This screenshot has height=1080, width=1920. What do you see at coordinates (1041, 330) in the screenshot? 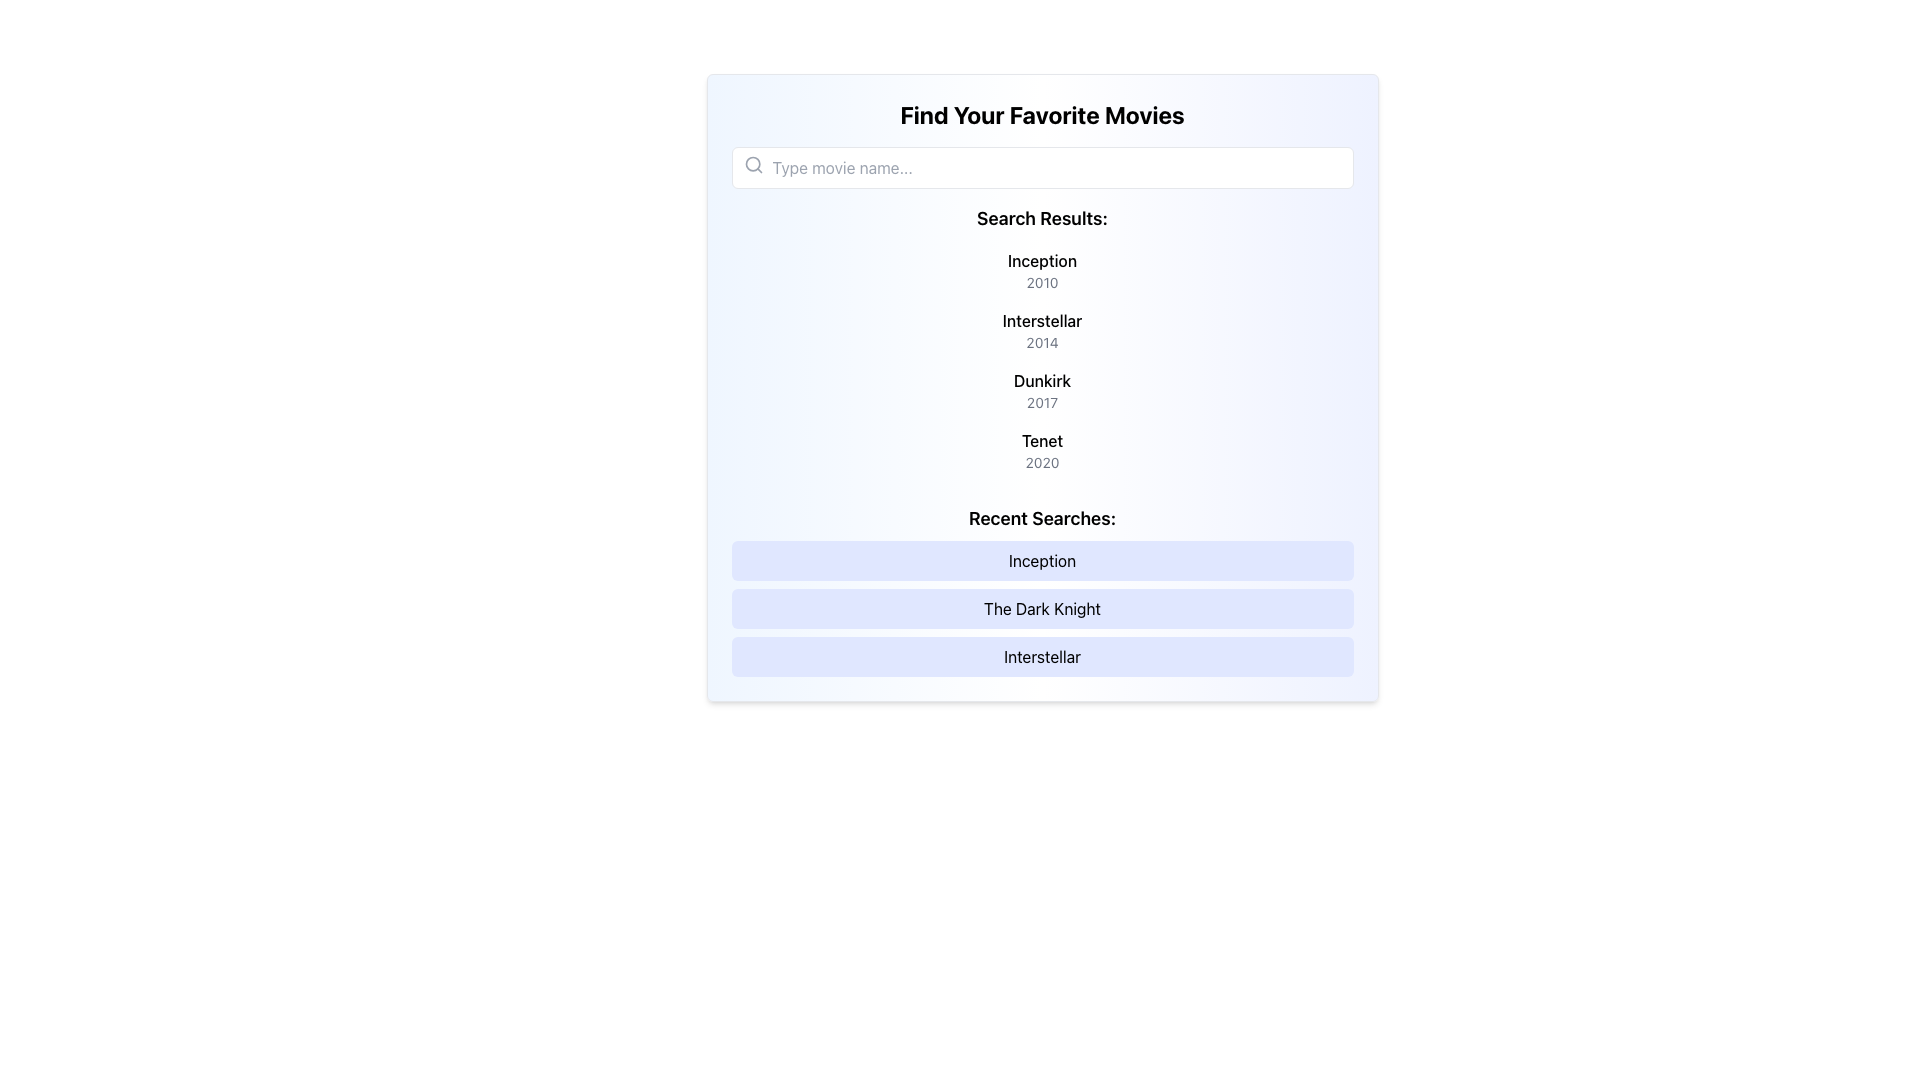
I see `the second list item` at bounding box center [1041, 330].